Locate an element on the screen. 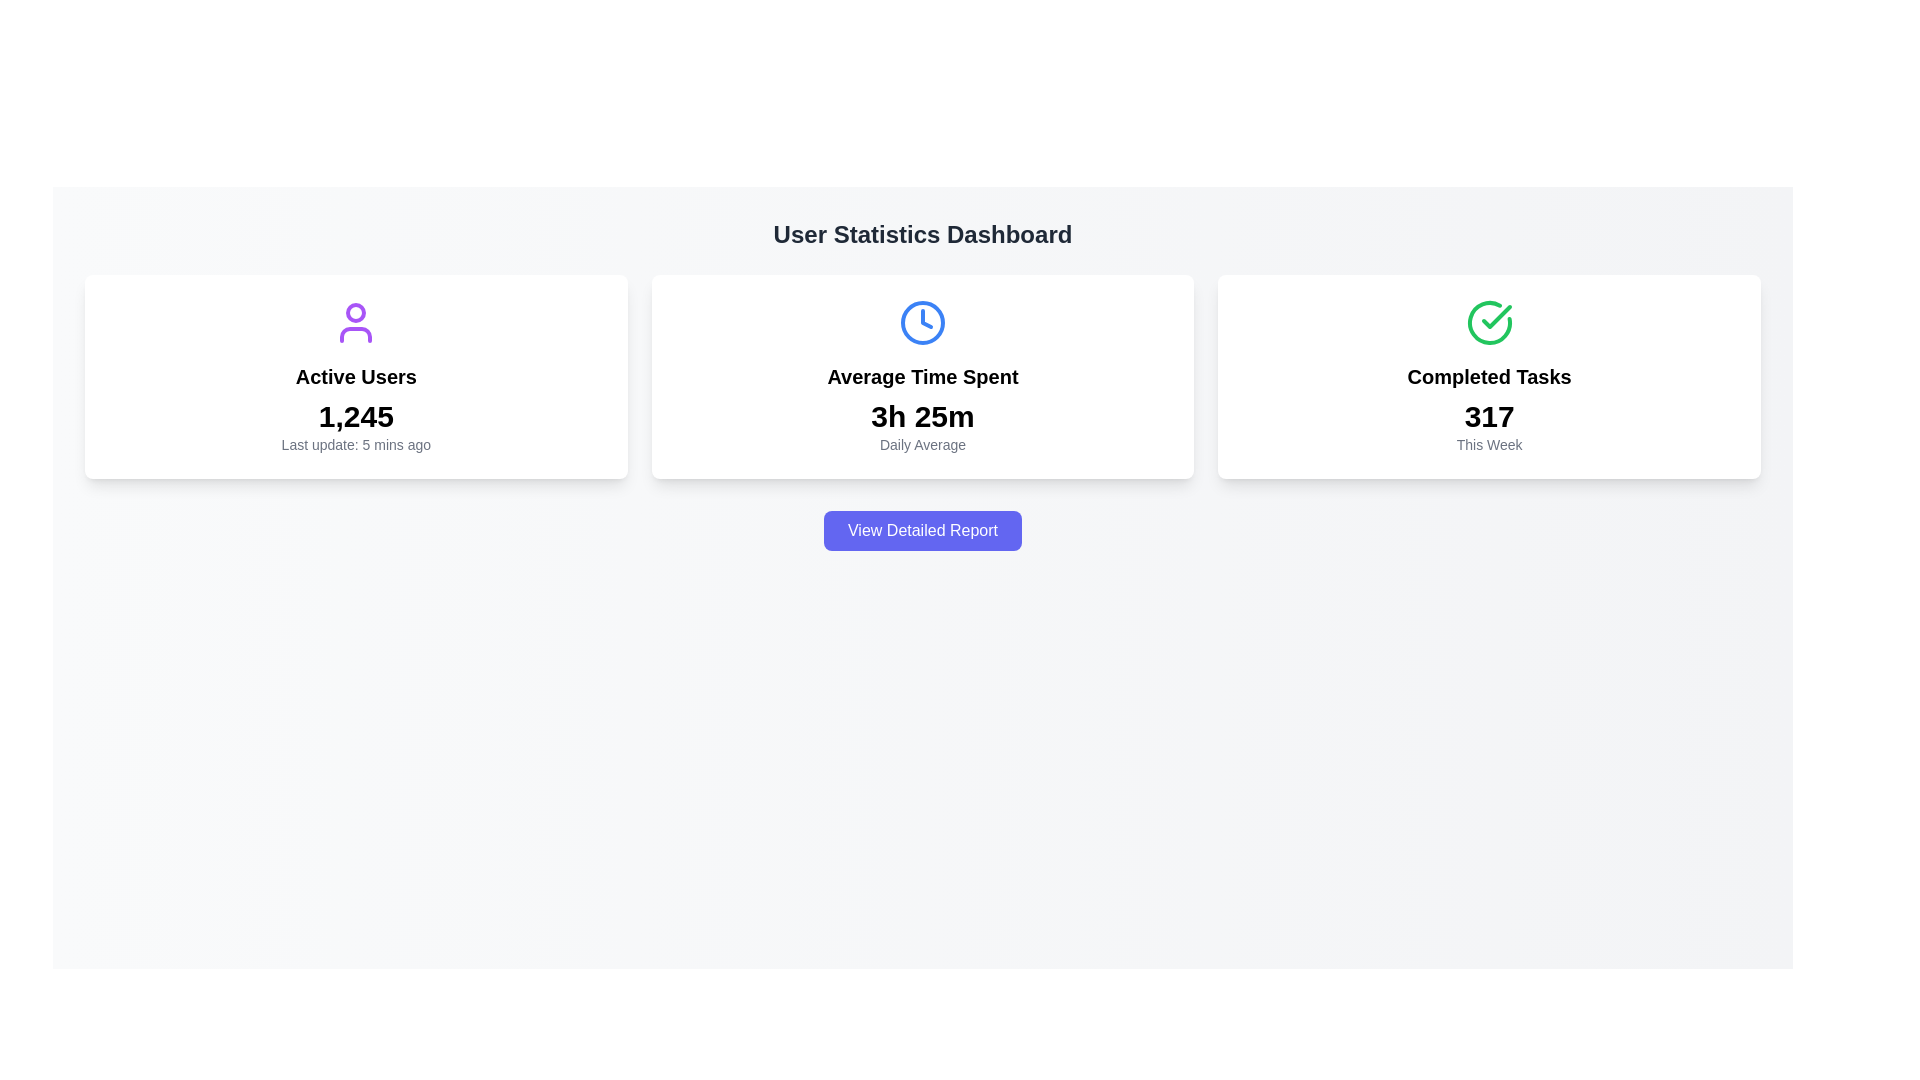 The image size is (1920, 1080). the text label located in the center column, positioned directly below the clock icon and above the text '3h 25m' is located at coordinates (921, 377).